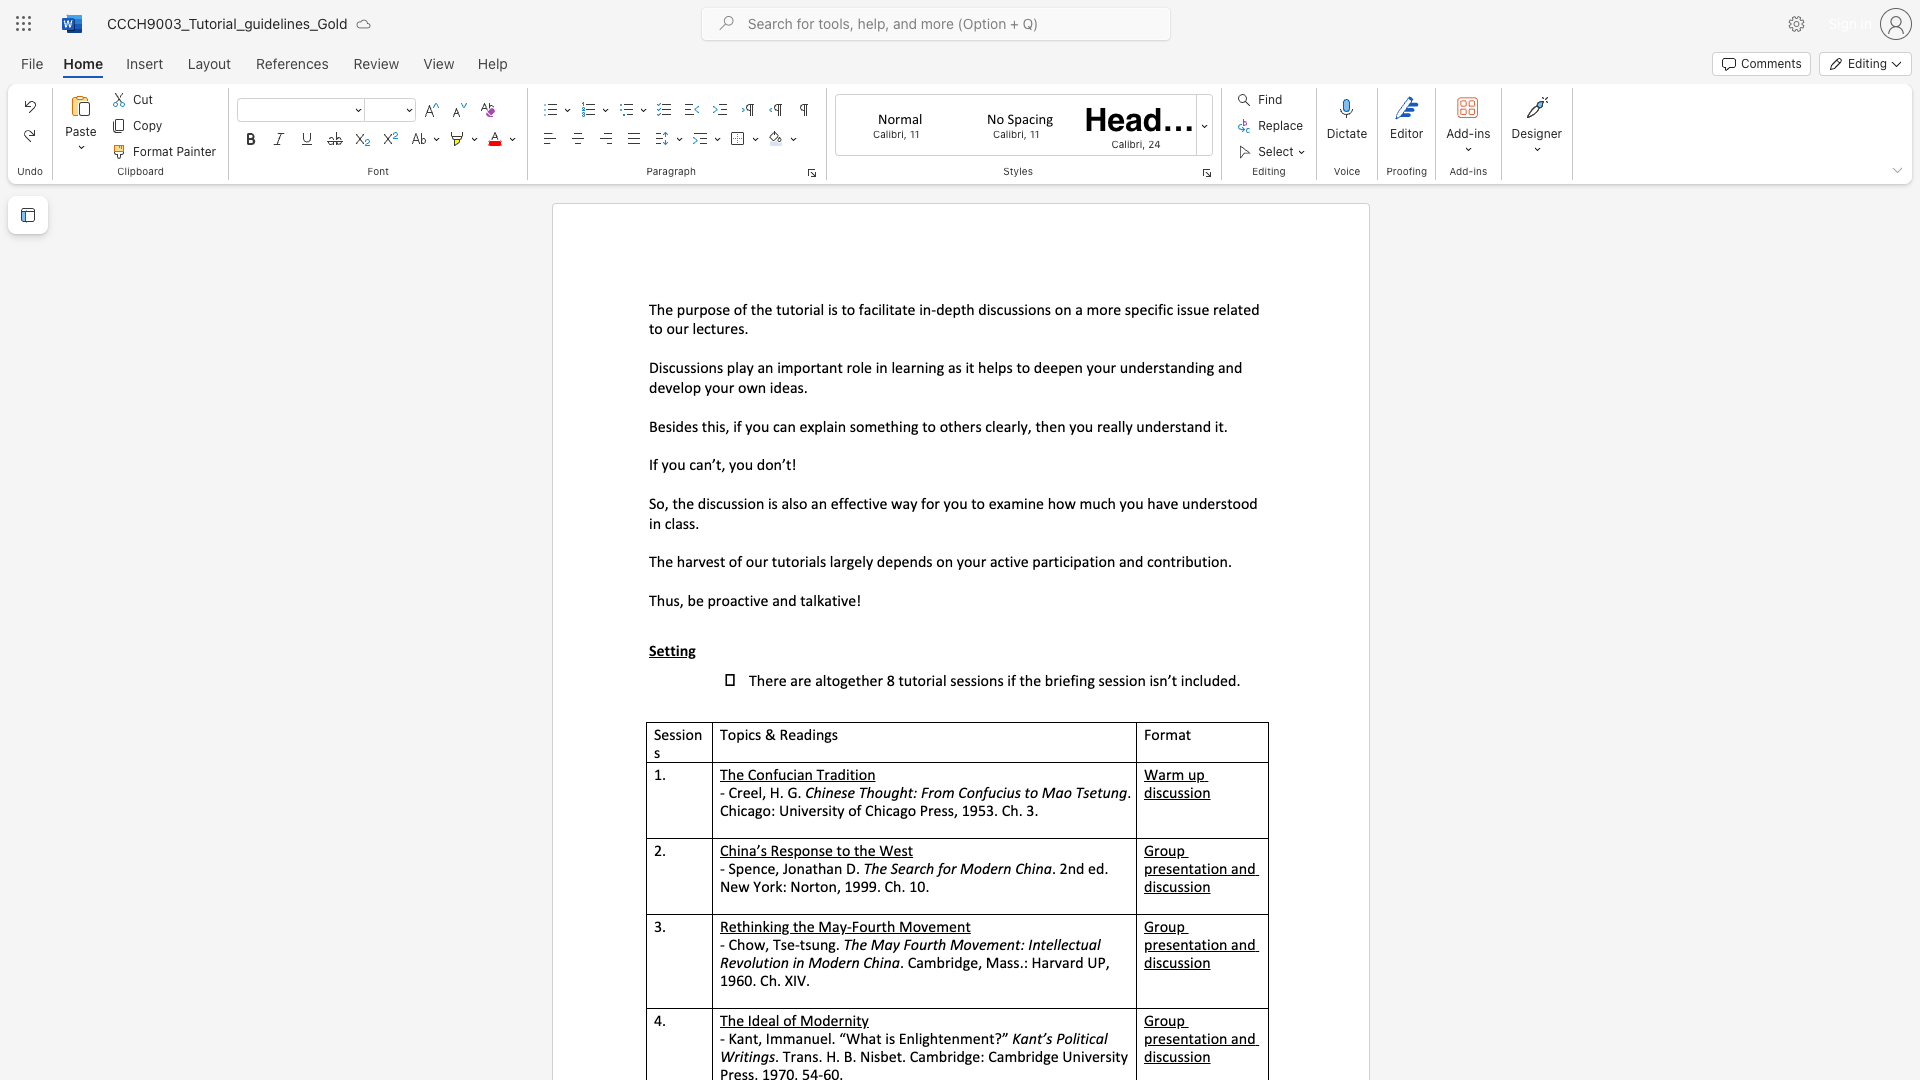 The width and height of the screenshot is (1920, 1080). I want to click on the subset text "an Tradit" within the text "The Confucian Tradition", so click(795, 773).